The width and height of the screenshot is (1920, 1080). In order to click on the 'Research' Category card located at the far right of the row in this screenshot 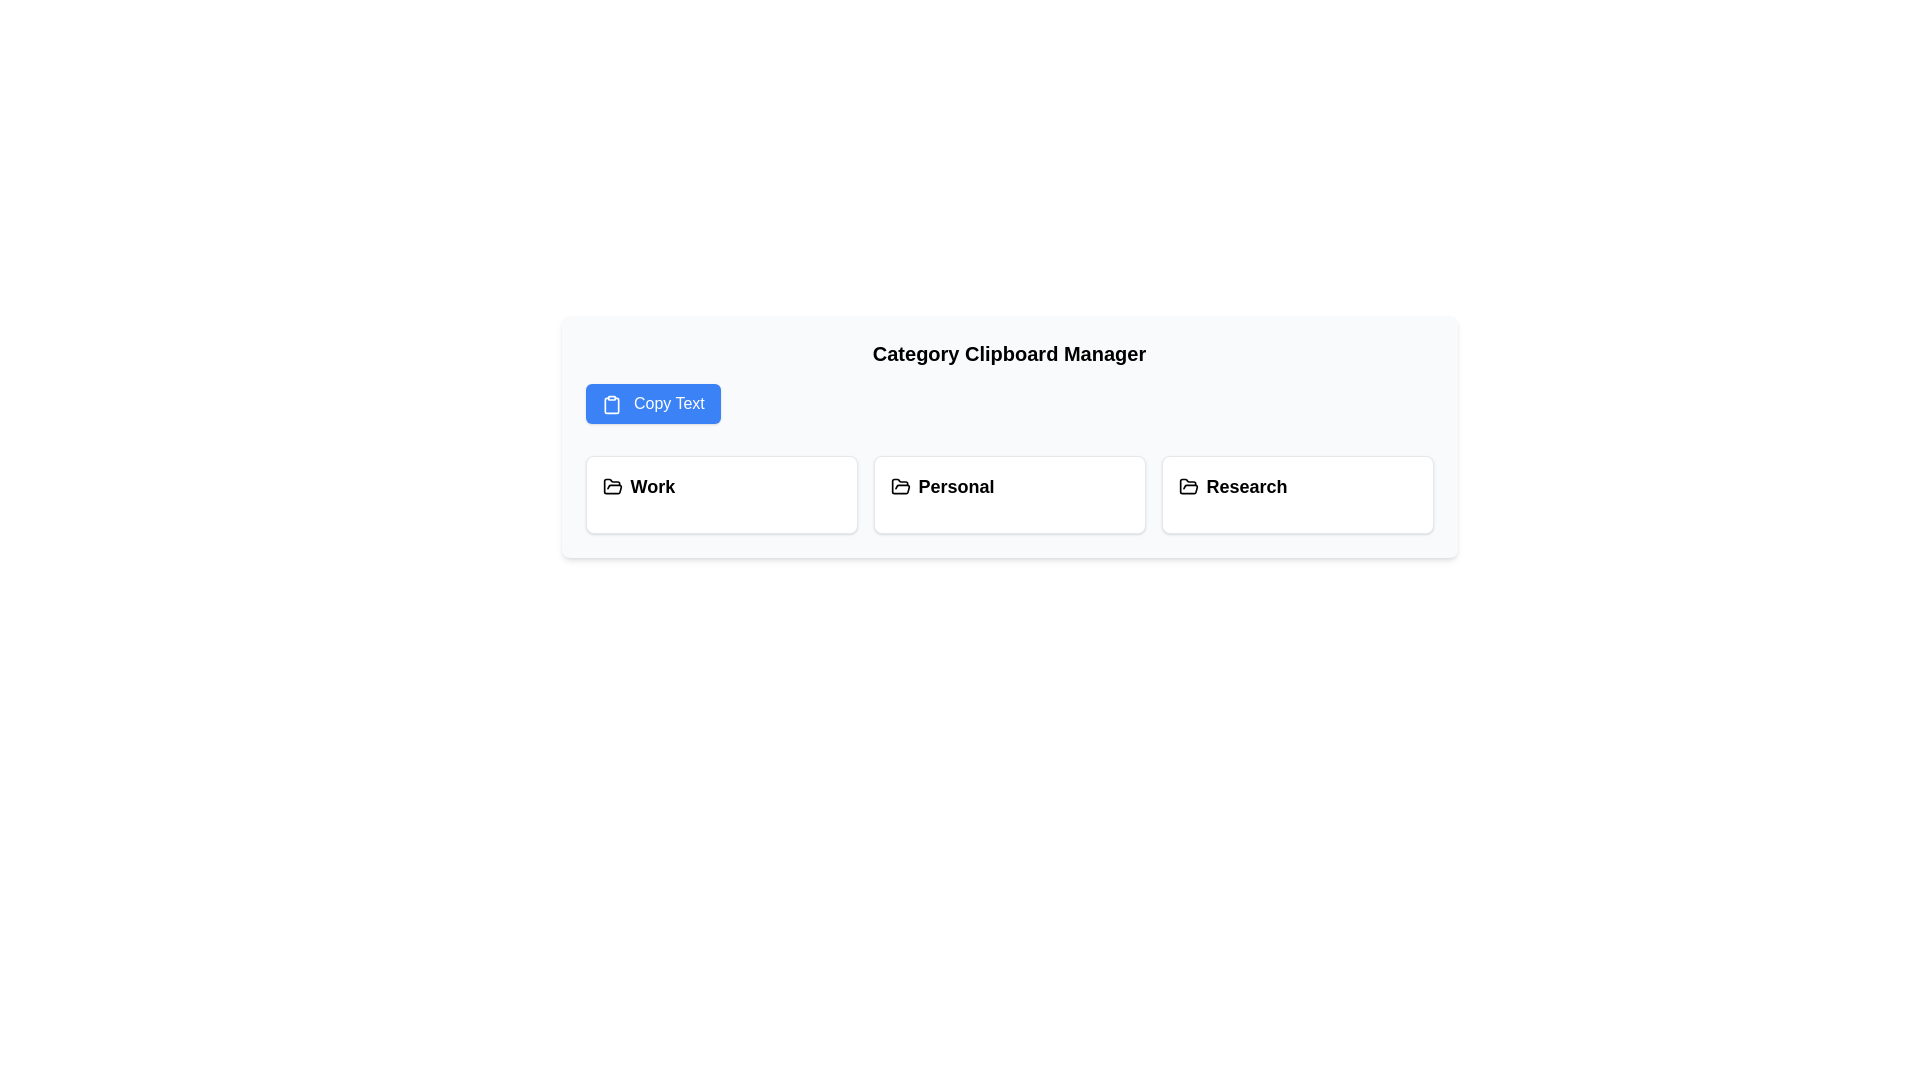, I will do `click(1297, 494)`.